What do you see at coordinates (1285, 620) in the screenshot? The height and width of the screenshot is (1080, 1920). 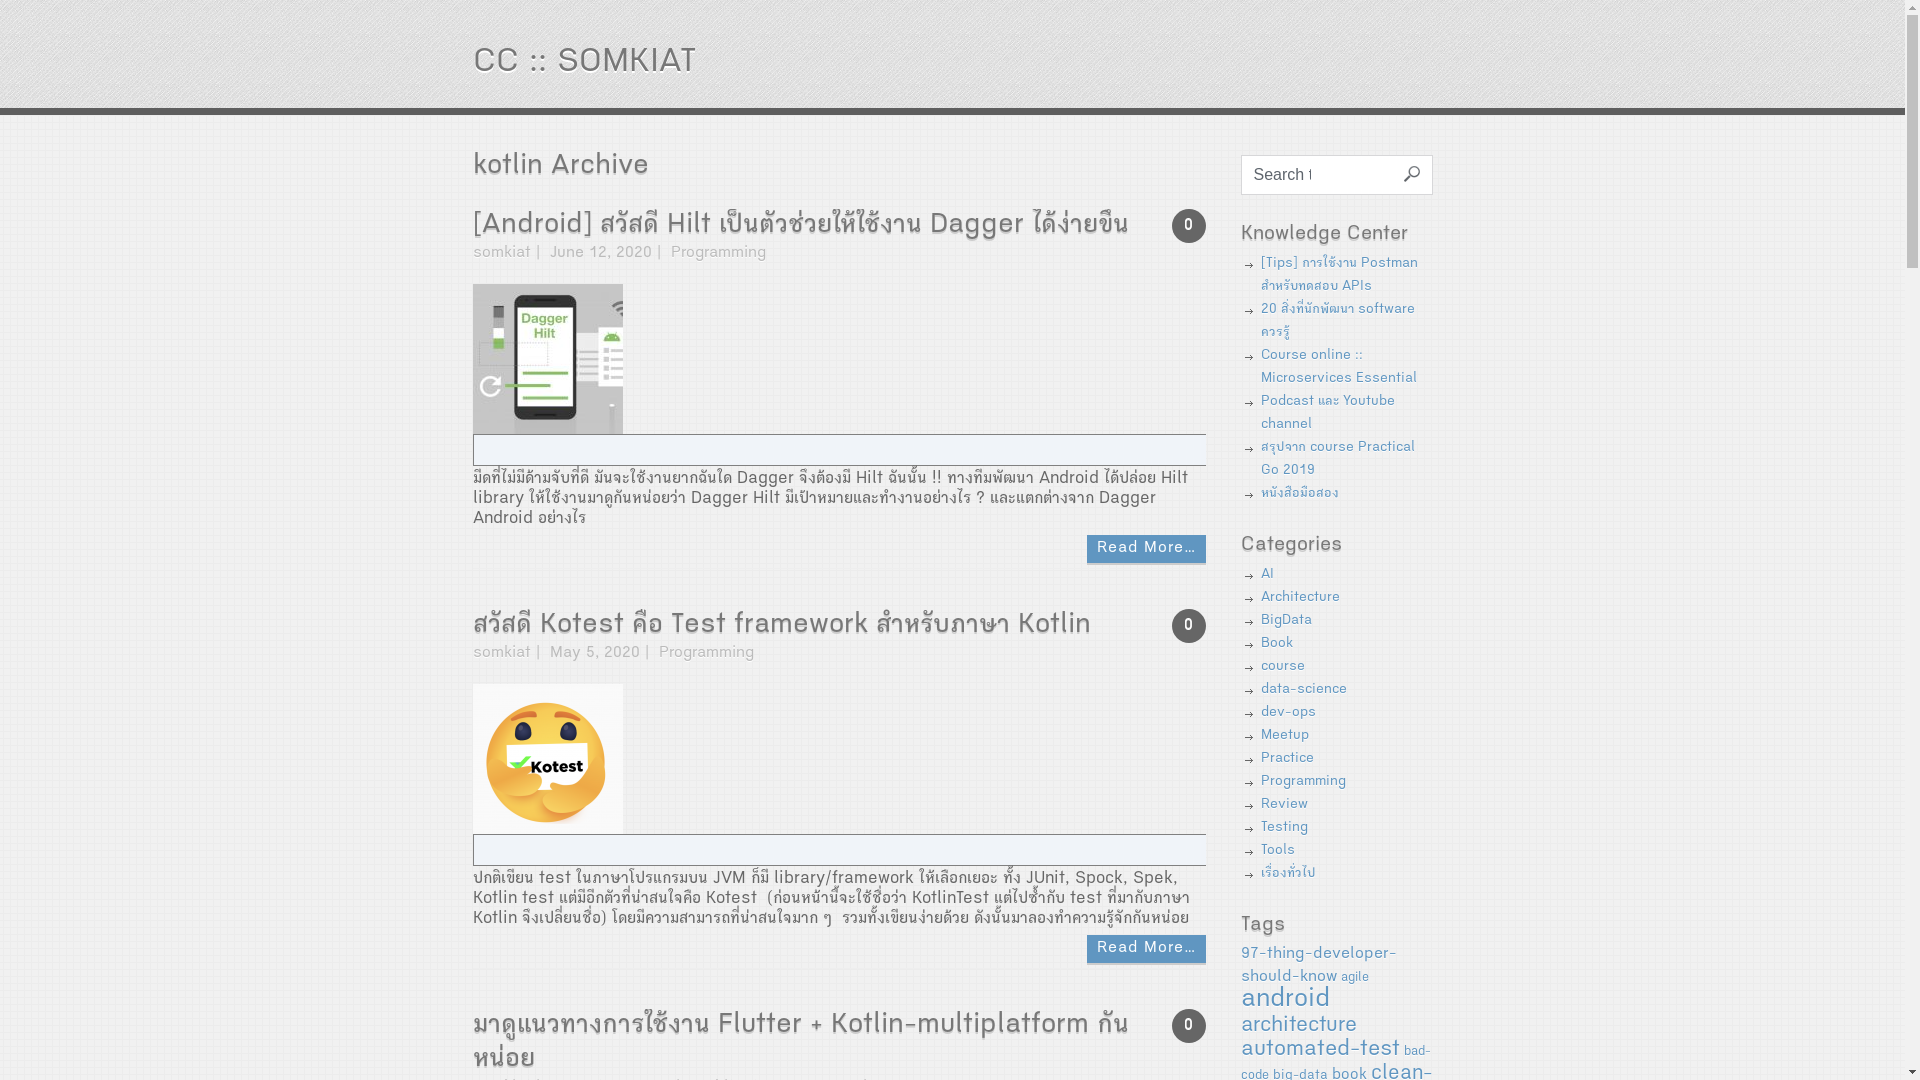 I see `'BigData'` at bounding box center [1285, 620].